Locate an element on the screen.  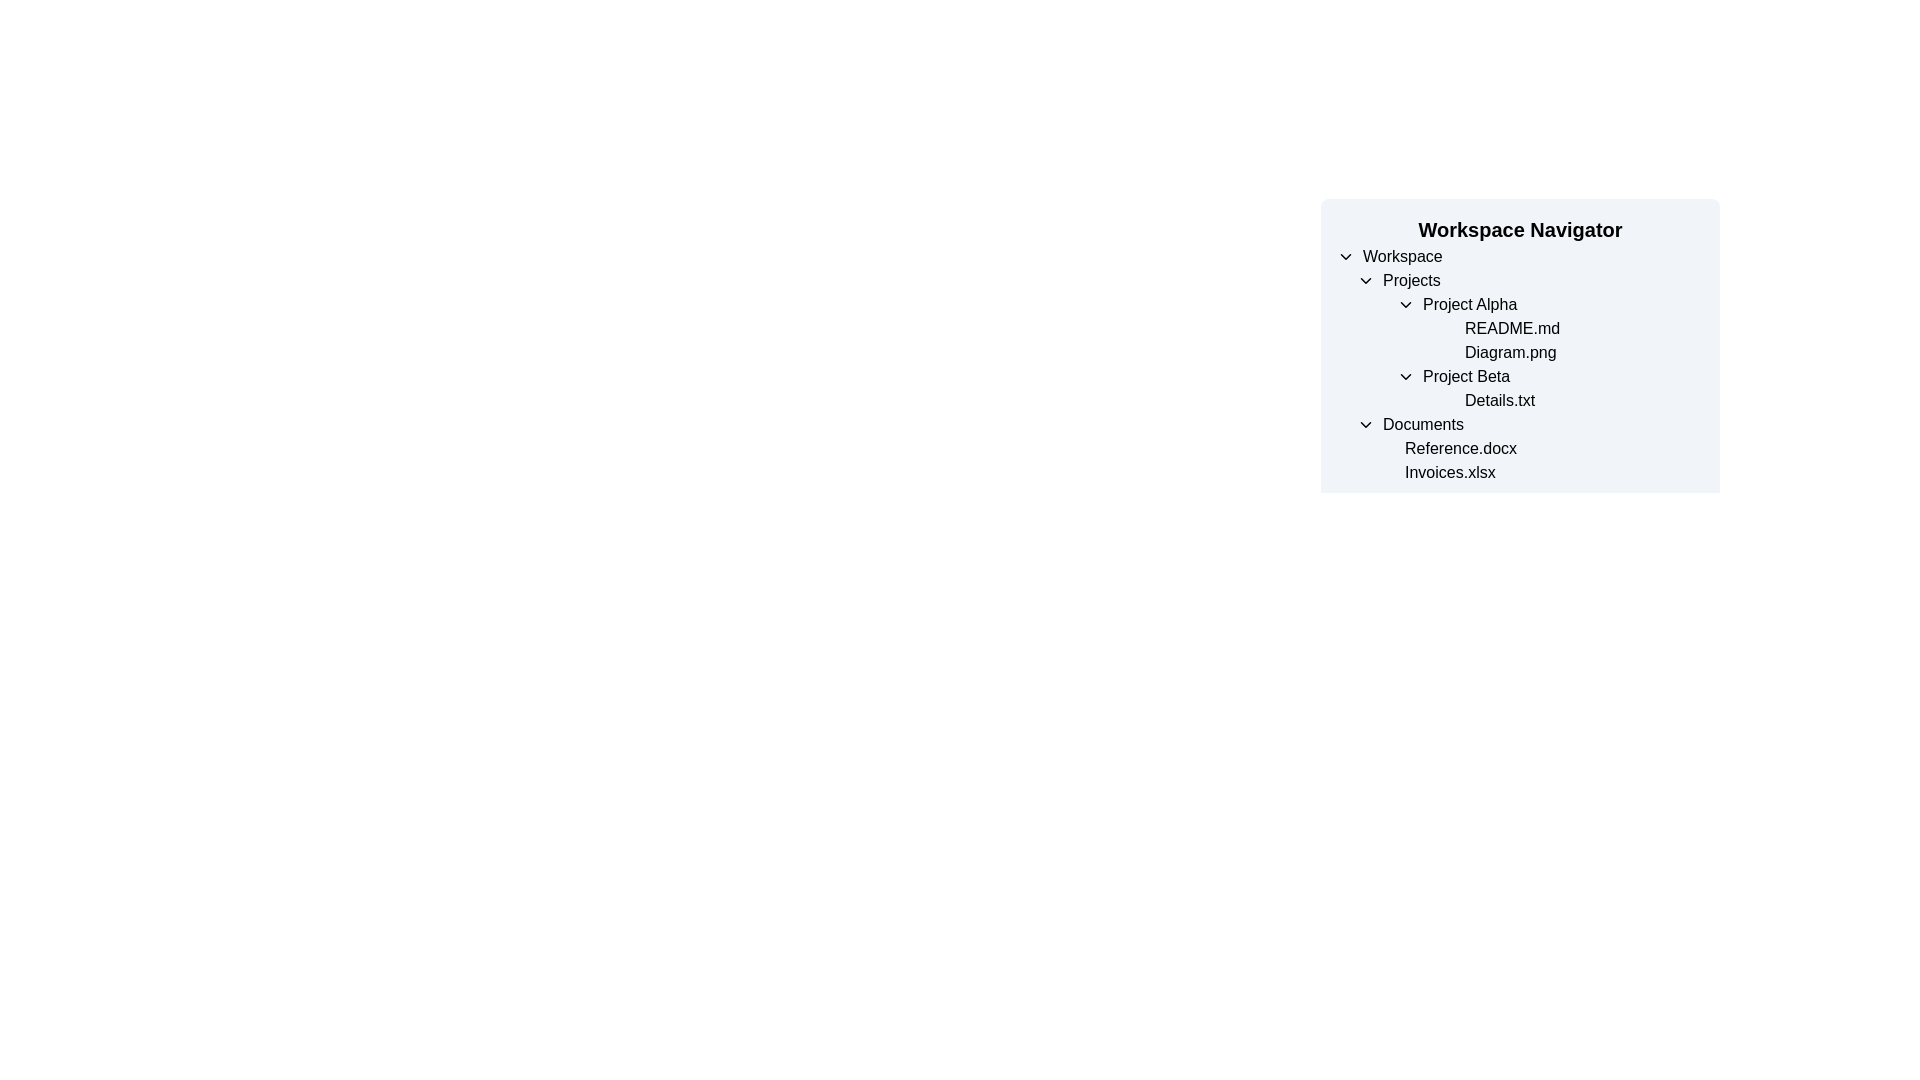
the text label representing the file 'Details.txt' located under 'Project Beta' in the 'Workspace Navigator' is located at coordinates (1529, 389).